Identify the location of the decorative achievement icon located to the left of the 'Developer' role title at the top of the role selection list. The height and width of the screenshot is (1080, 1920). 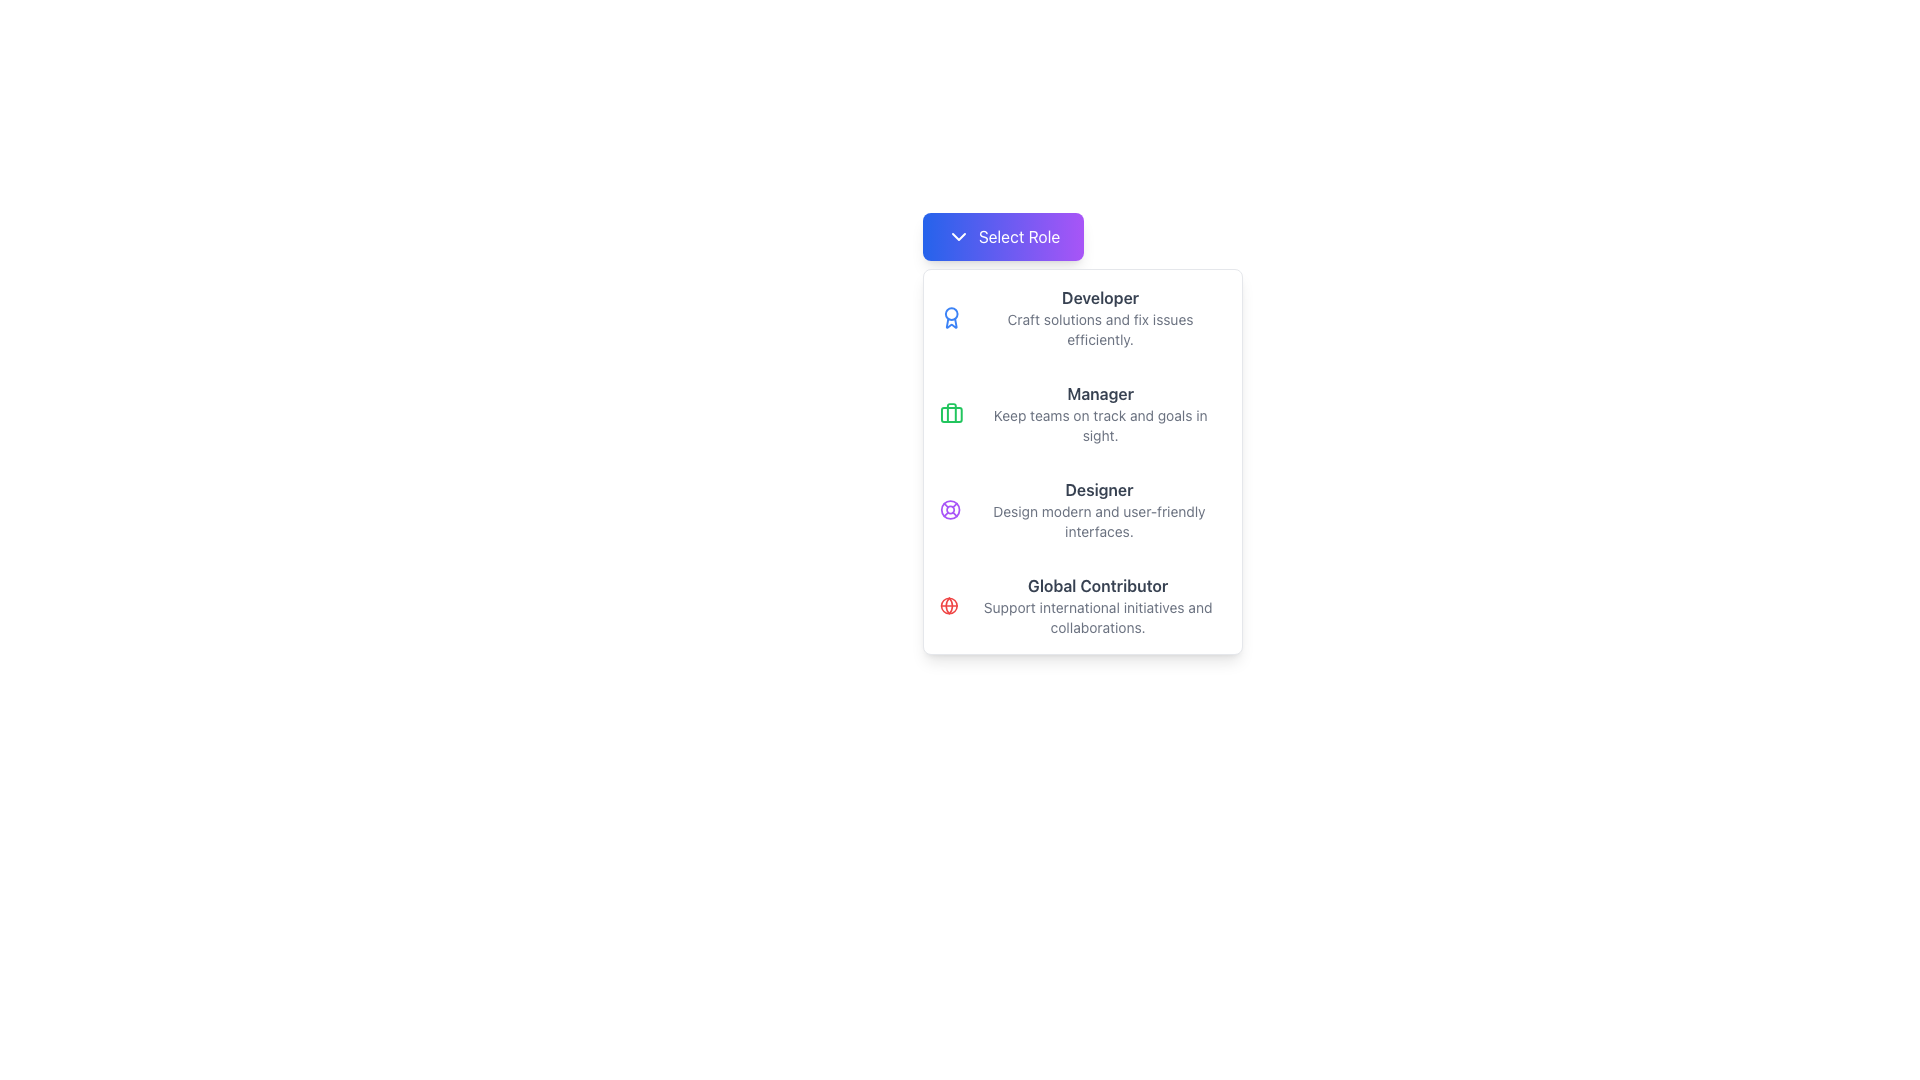
(950, 316).